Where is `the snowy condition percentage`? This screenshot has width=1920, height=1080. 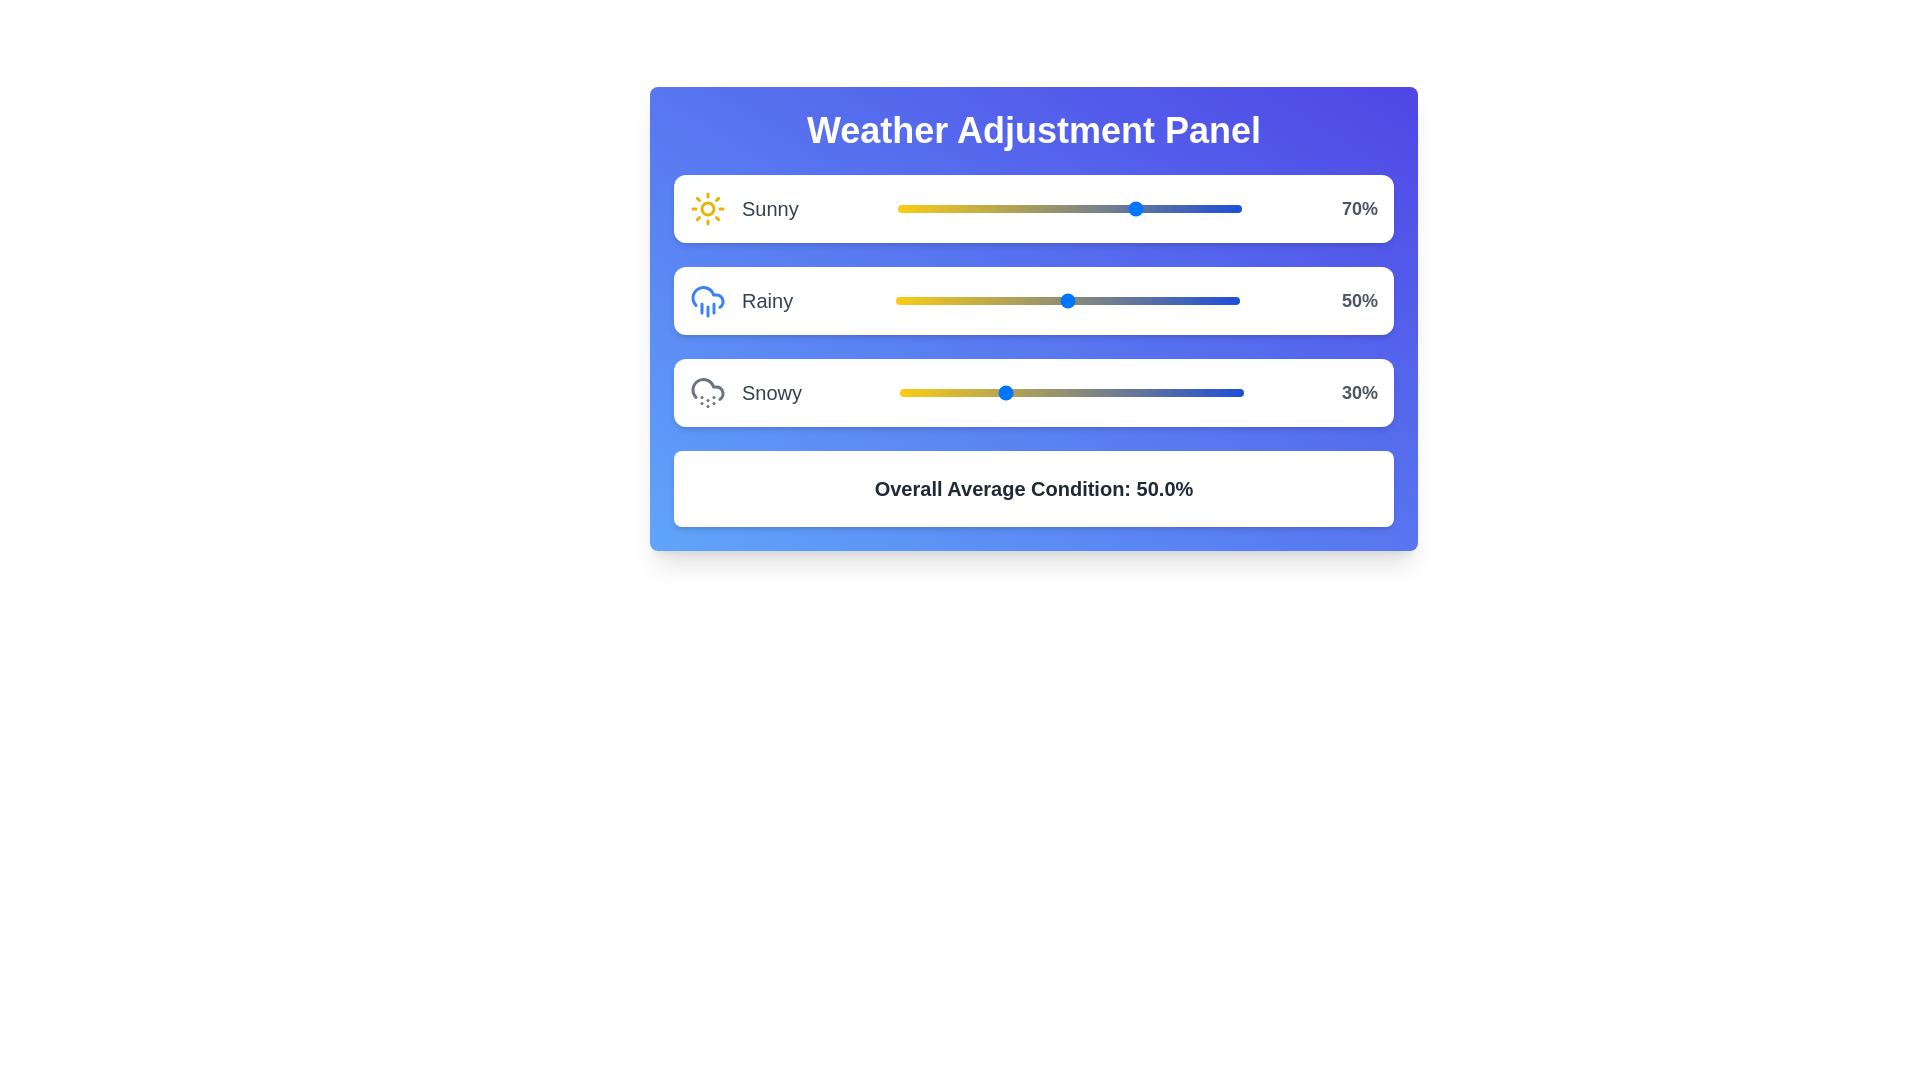 the snowy condition percentage is located at coordinates (1013, 393).